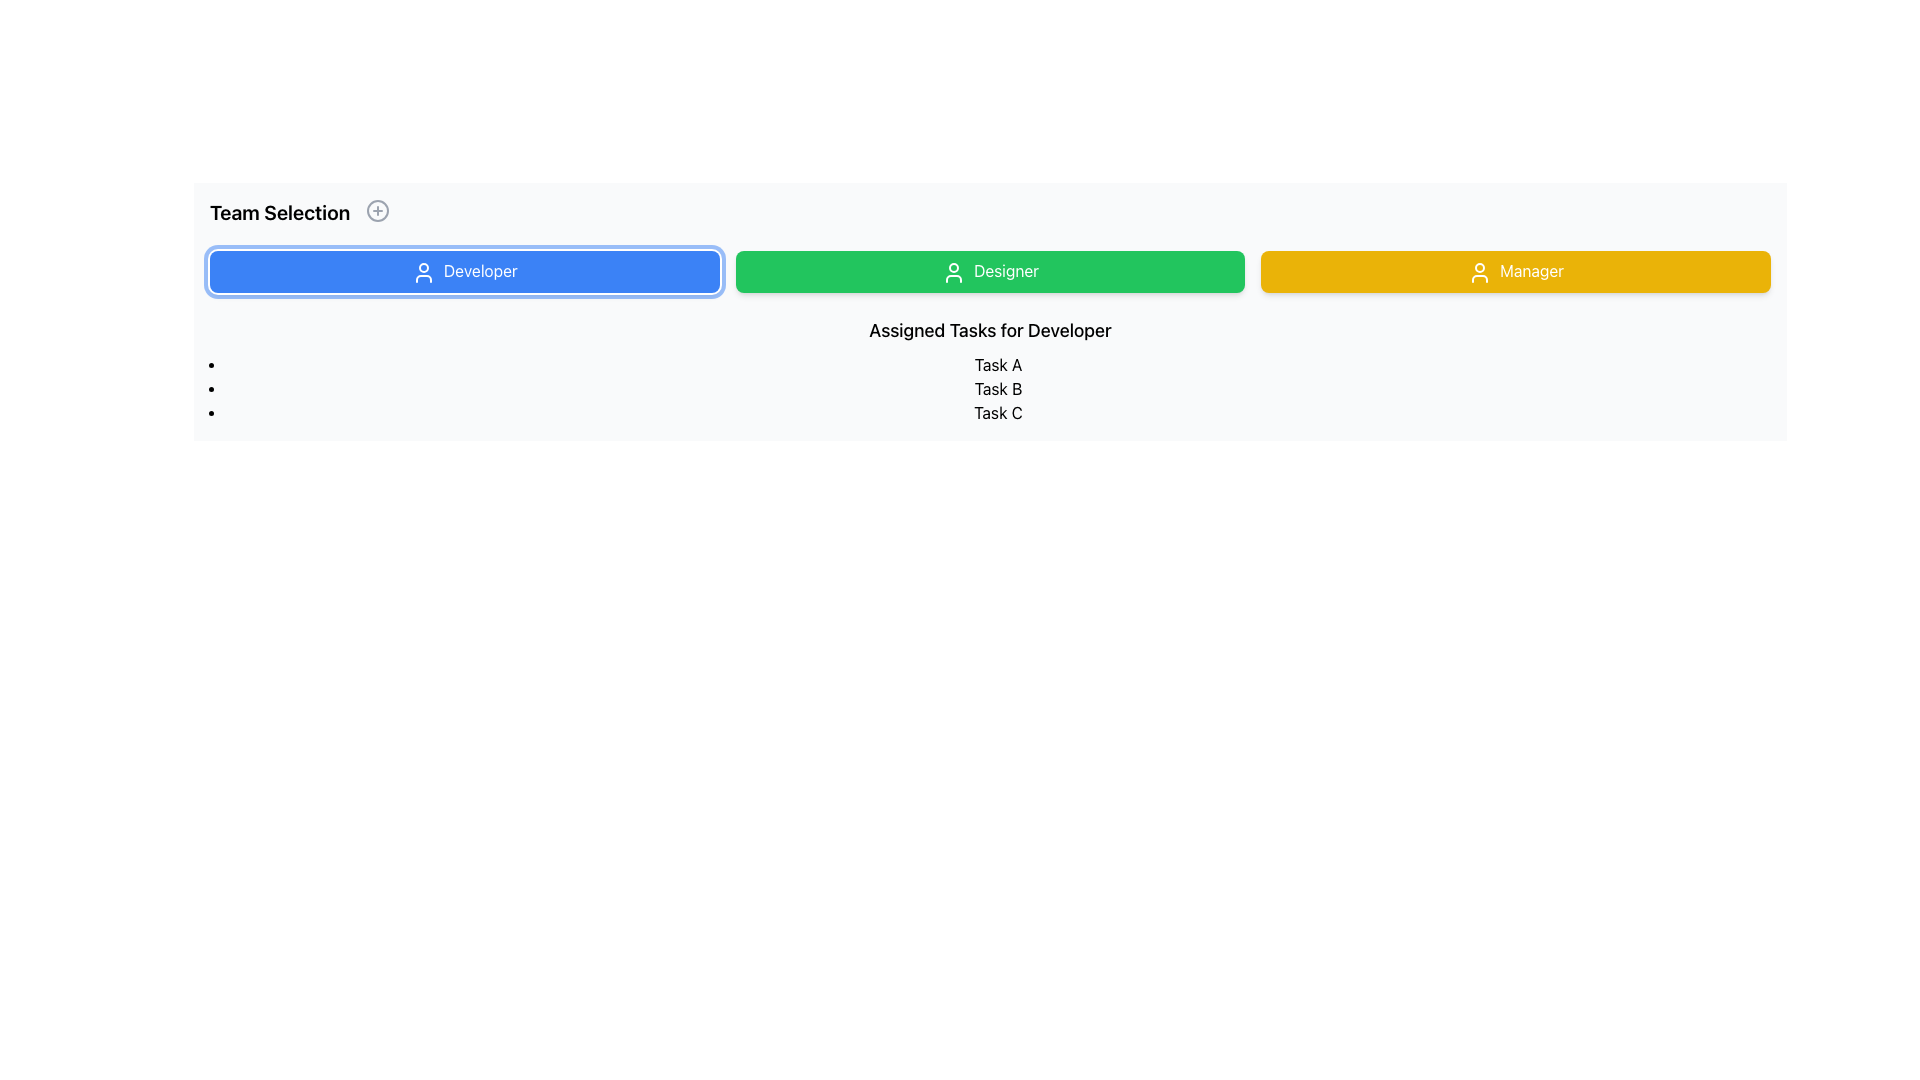 The width and height of the screenshot is (1920, 1080). I want to click on the text label 'Task B' which is the second entry in a bulleted list of tasks for the 'Developer' section, so click(998, 388).